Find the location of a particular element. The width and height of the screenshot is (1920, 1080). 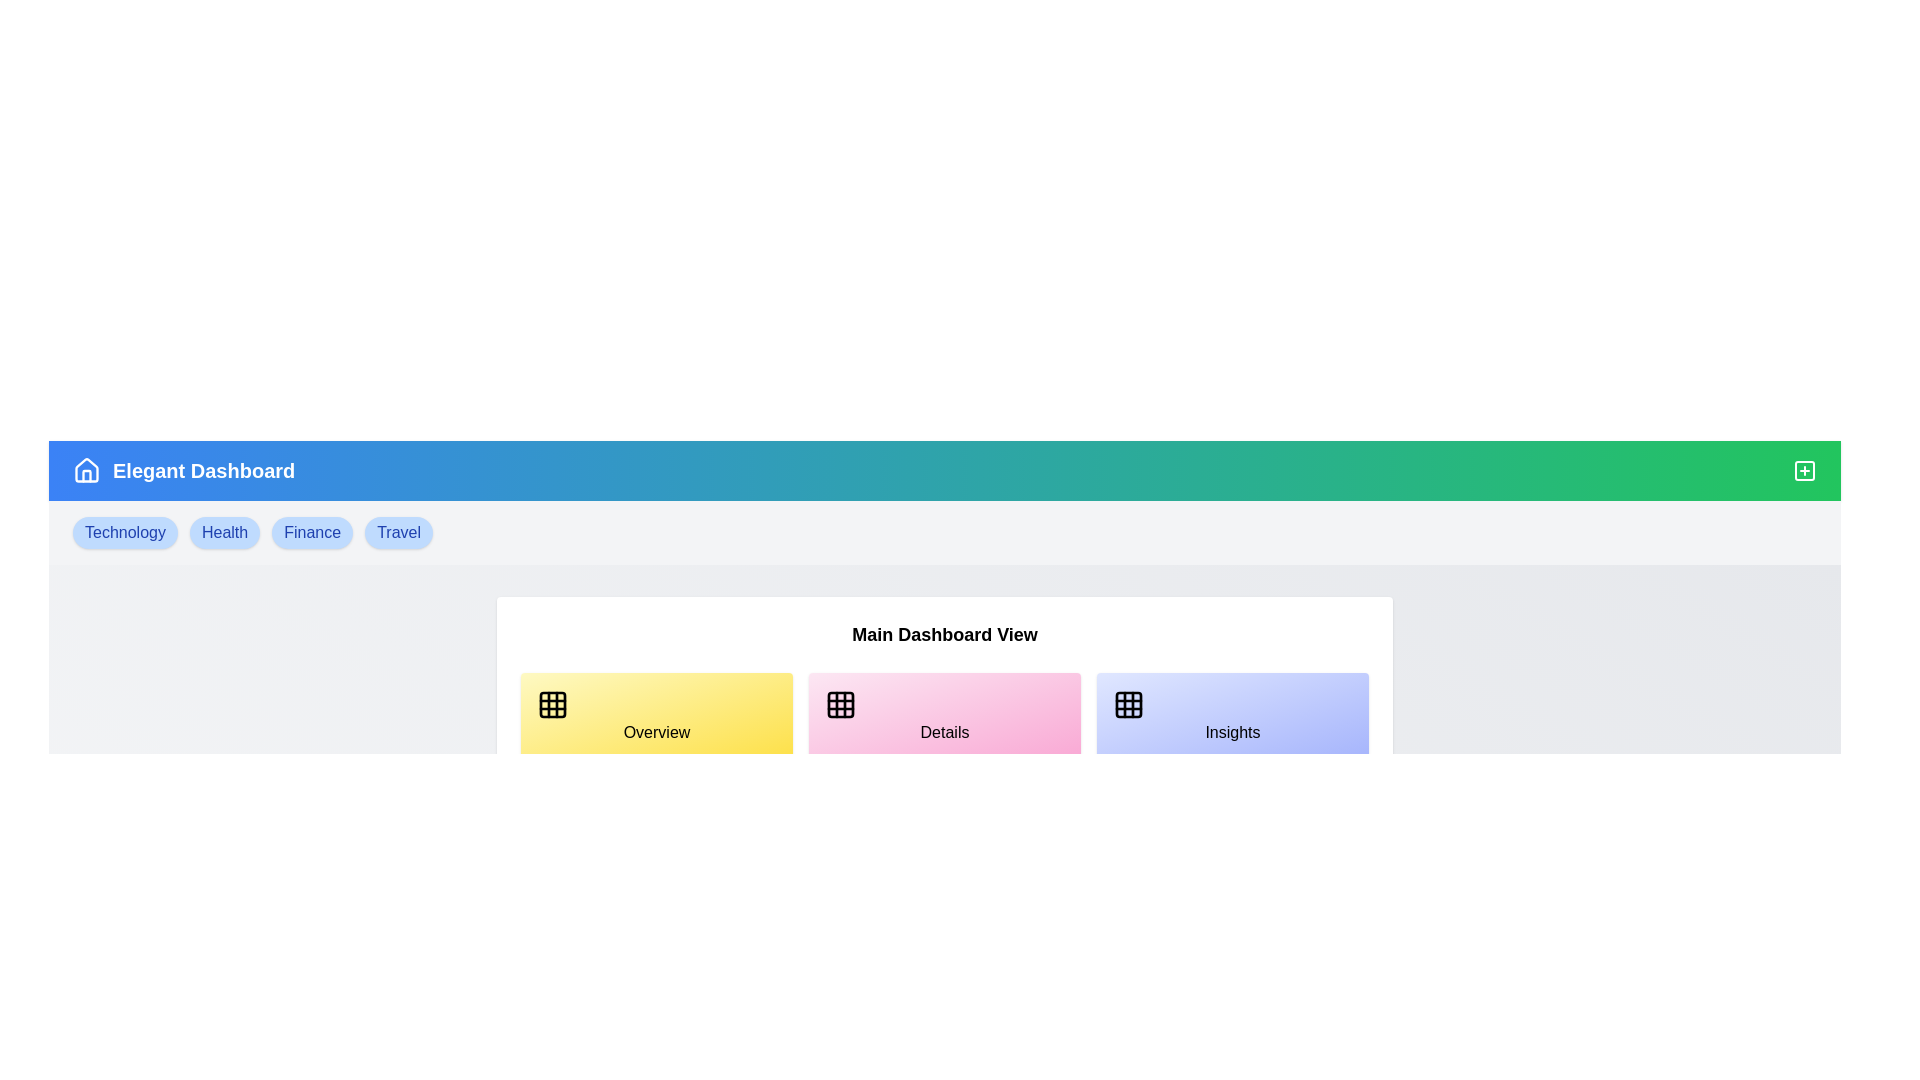

the tag labeled Travel is located at coordinates (398, 531).